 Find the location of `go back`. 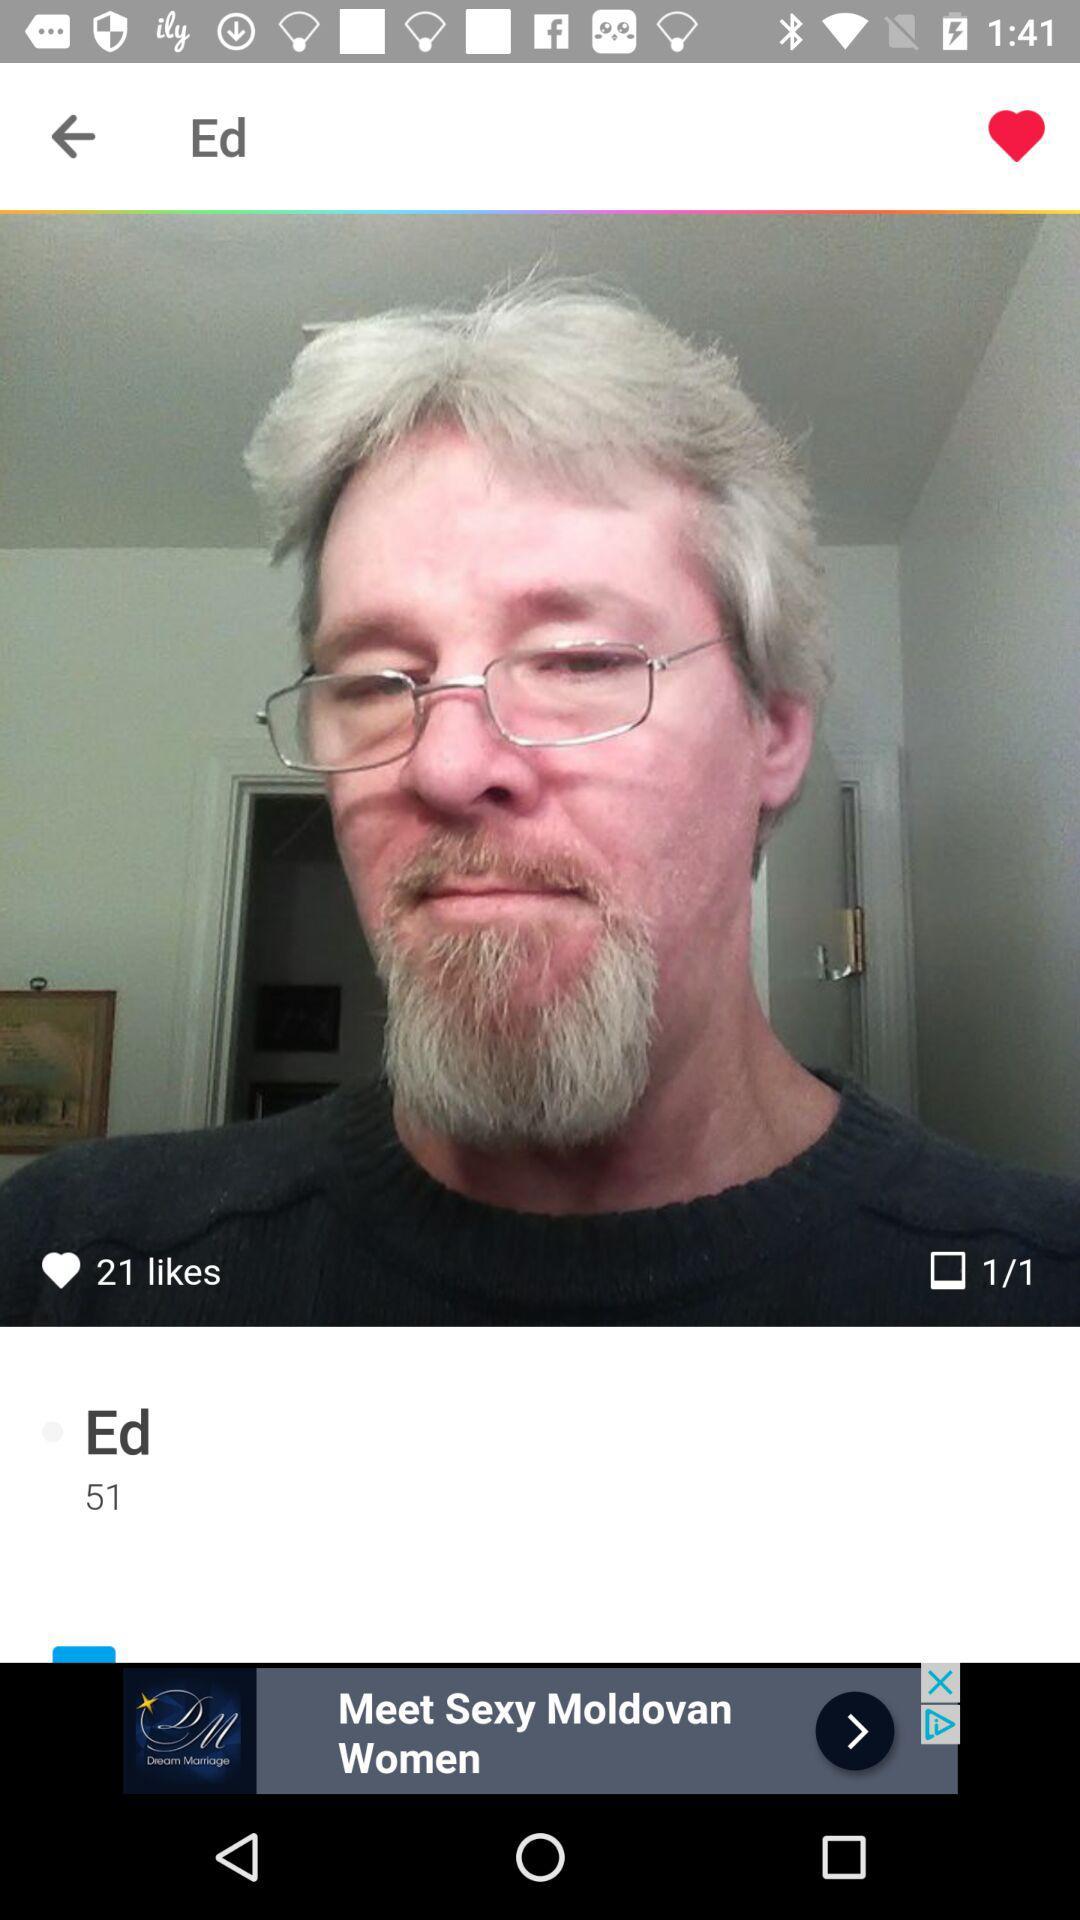

go back is located at coordinates (72, 135).